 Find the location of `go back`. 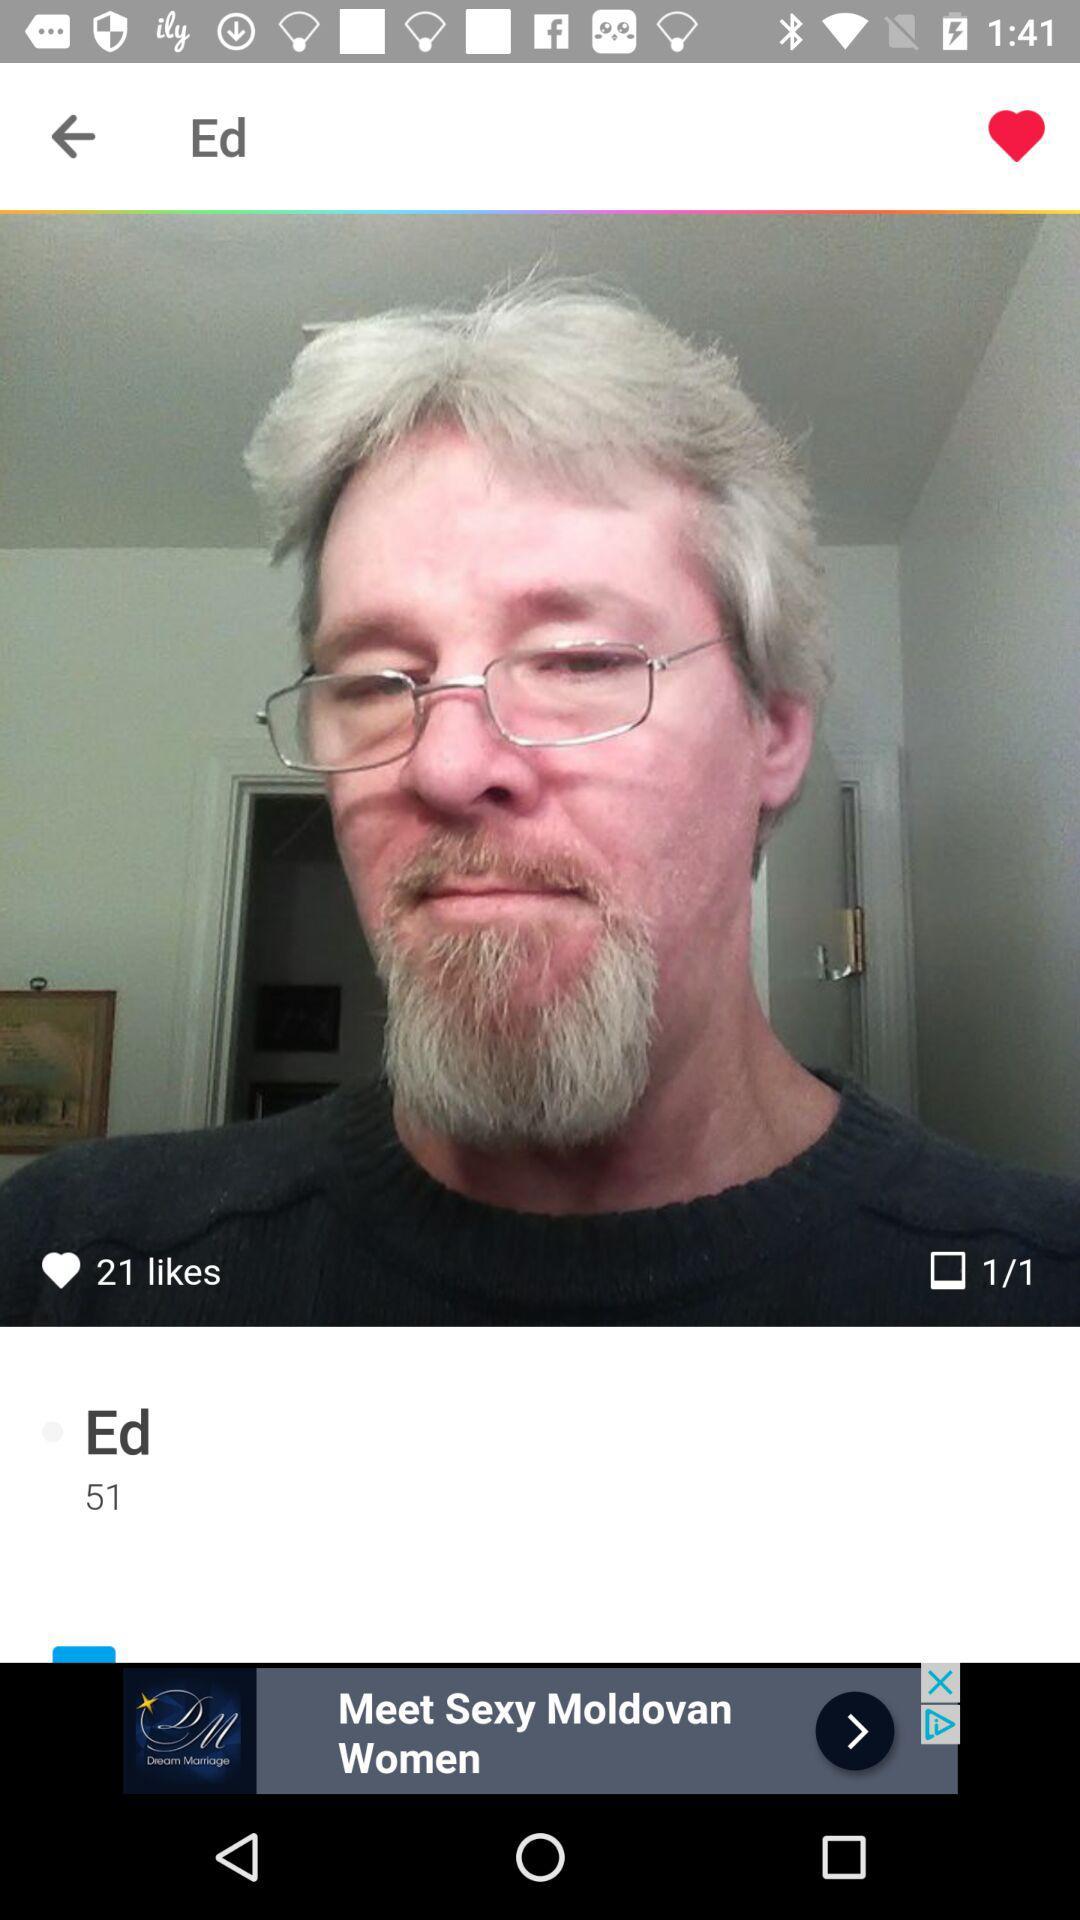

go back is located at coordinates (72, 135).